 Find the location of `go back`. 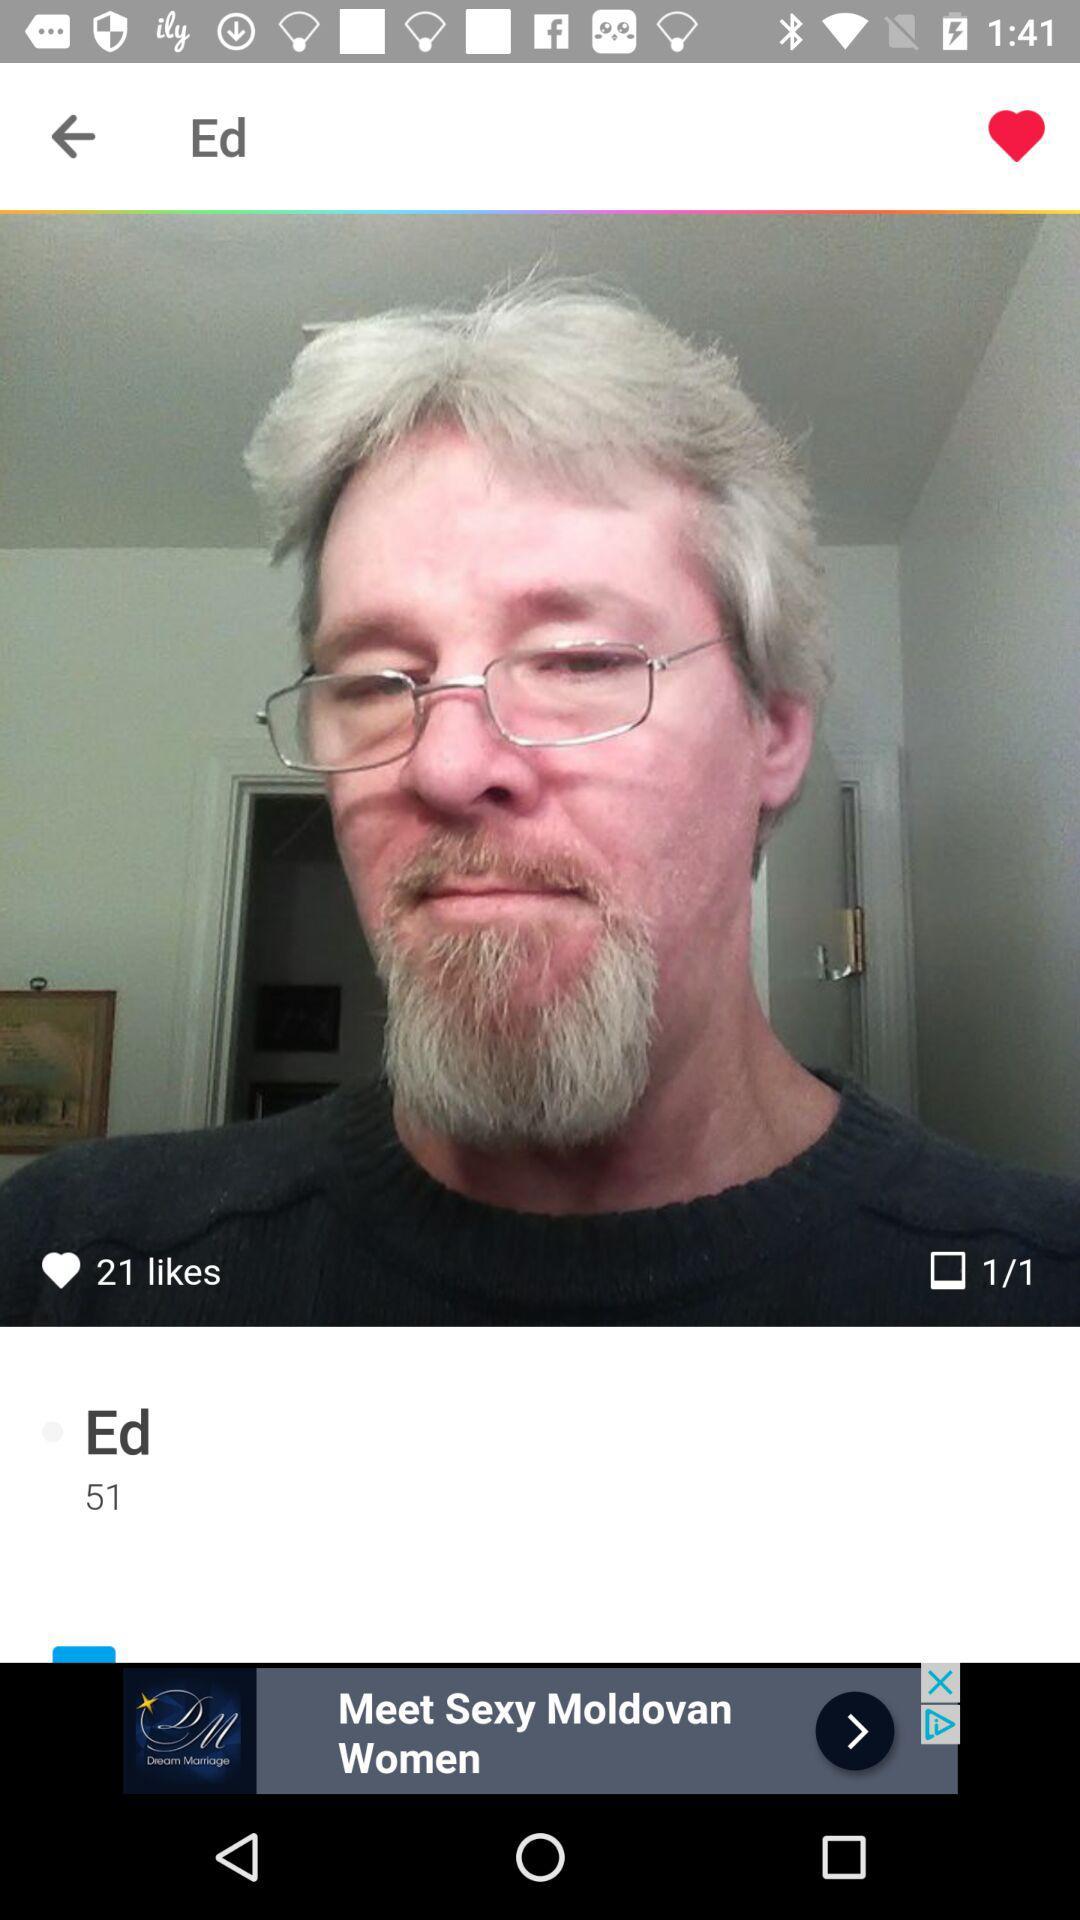

go back is located at coordinates (72, 135).